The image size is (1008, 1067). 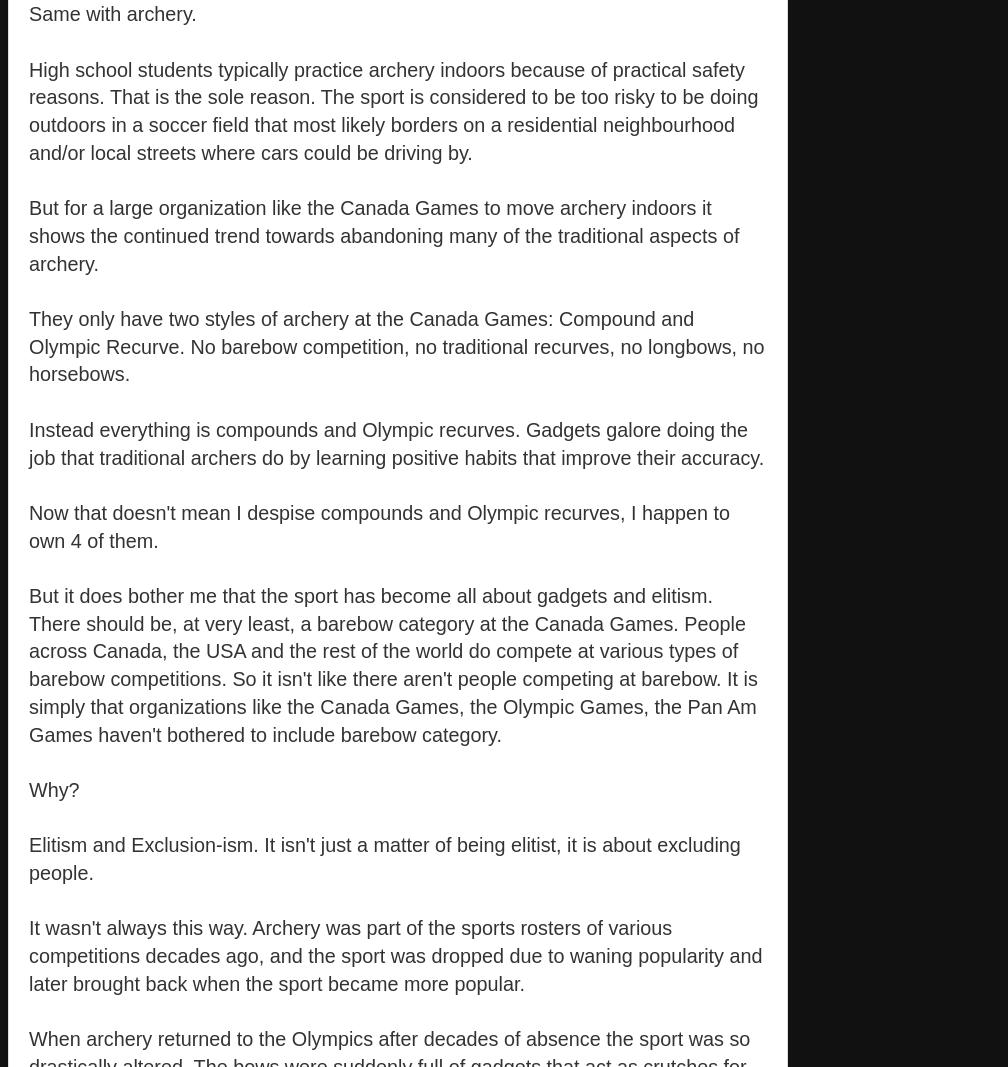 I want to click on 'Now that doesn't mean I despise compounds and Olympic recurves, I happen to own 4 of them.', so click(x=29, y=525).